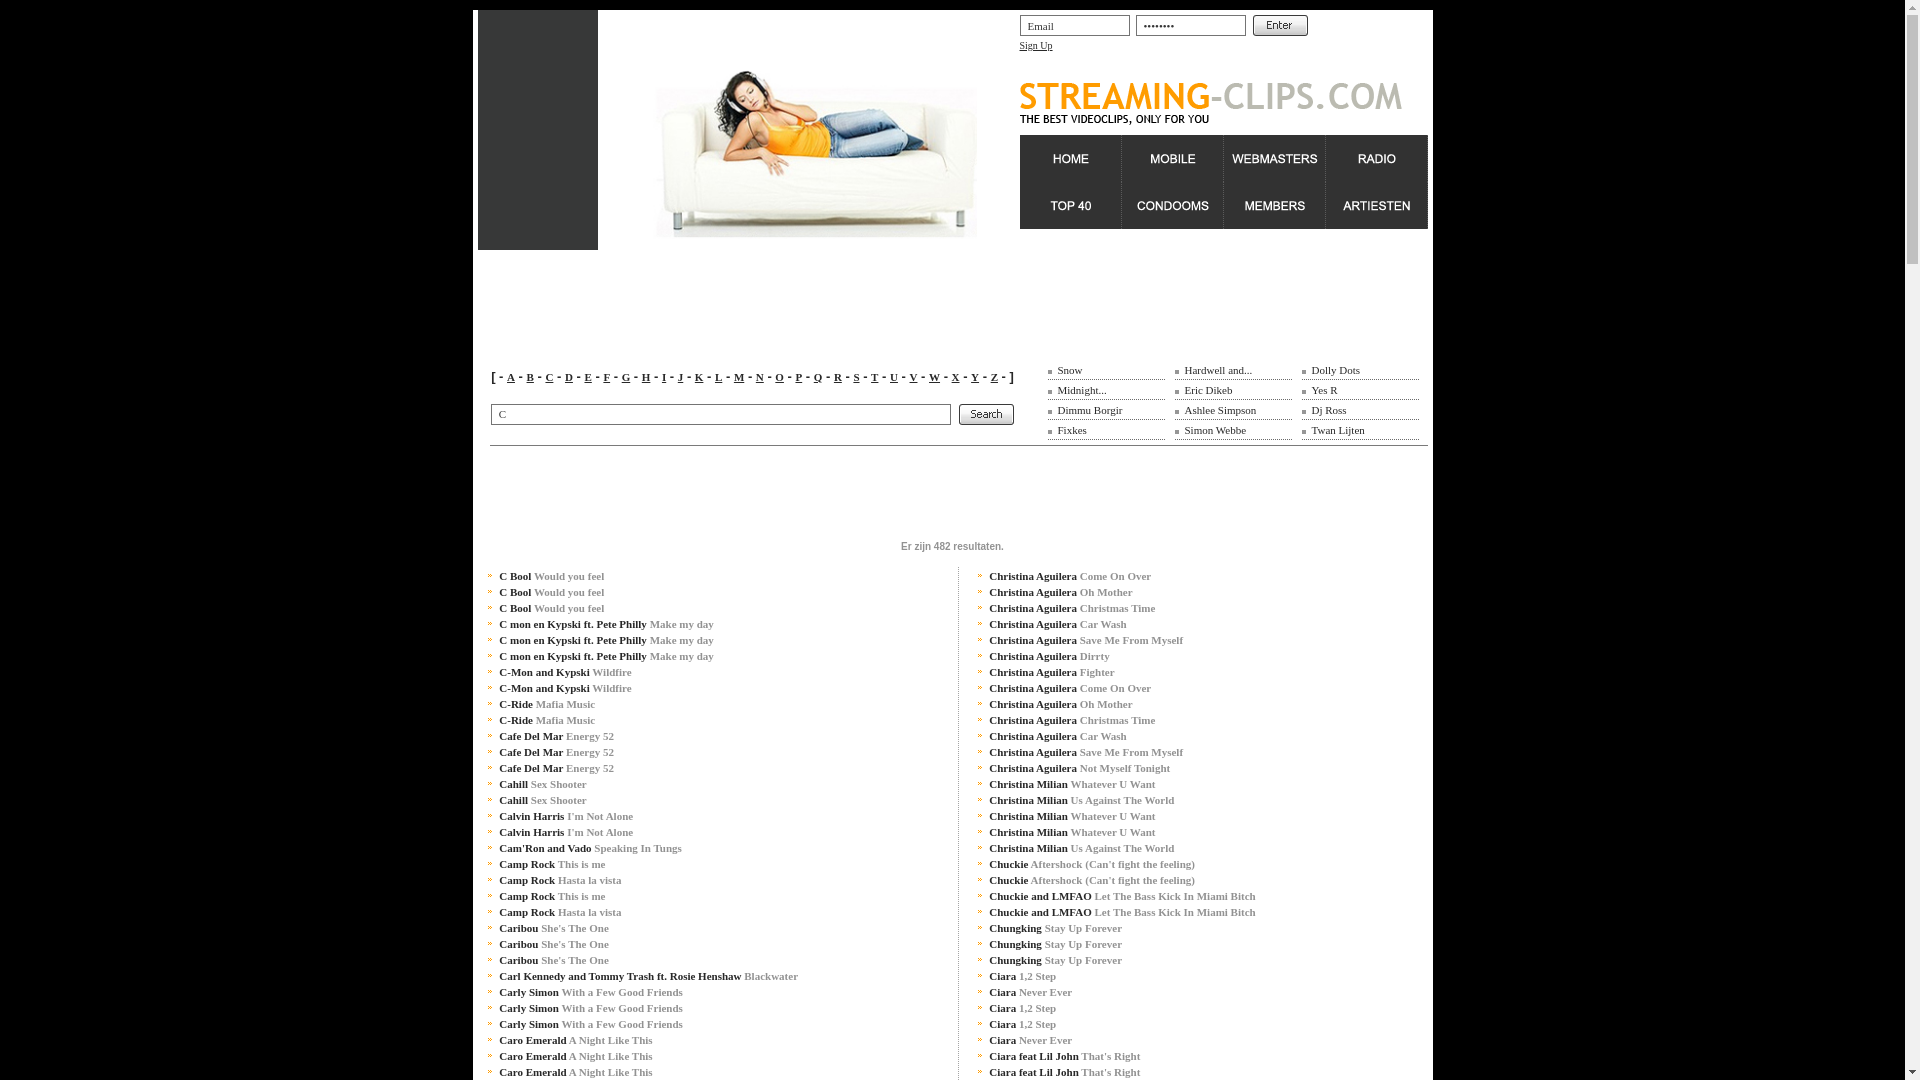 Image resolution: width=1920 pixels, height=1080 pixels. What do you see at coordinates (1218, 408) in the screenshot?
I see `'Ashlee Simpson'` at bounding box center [1218, 408].